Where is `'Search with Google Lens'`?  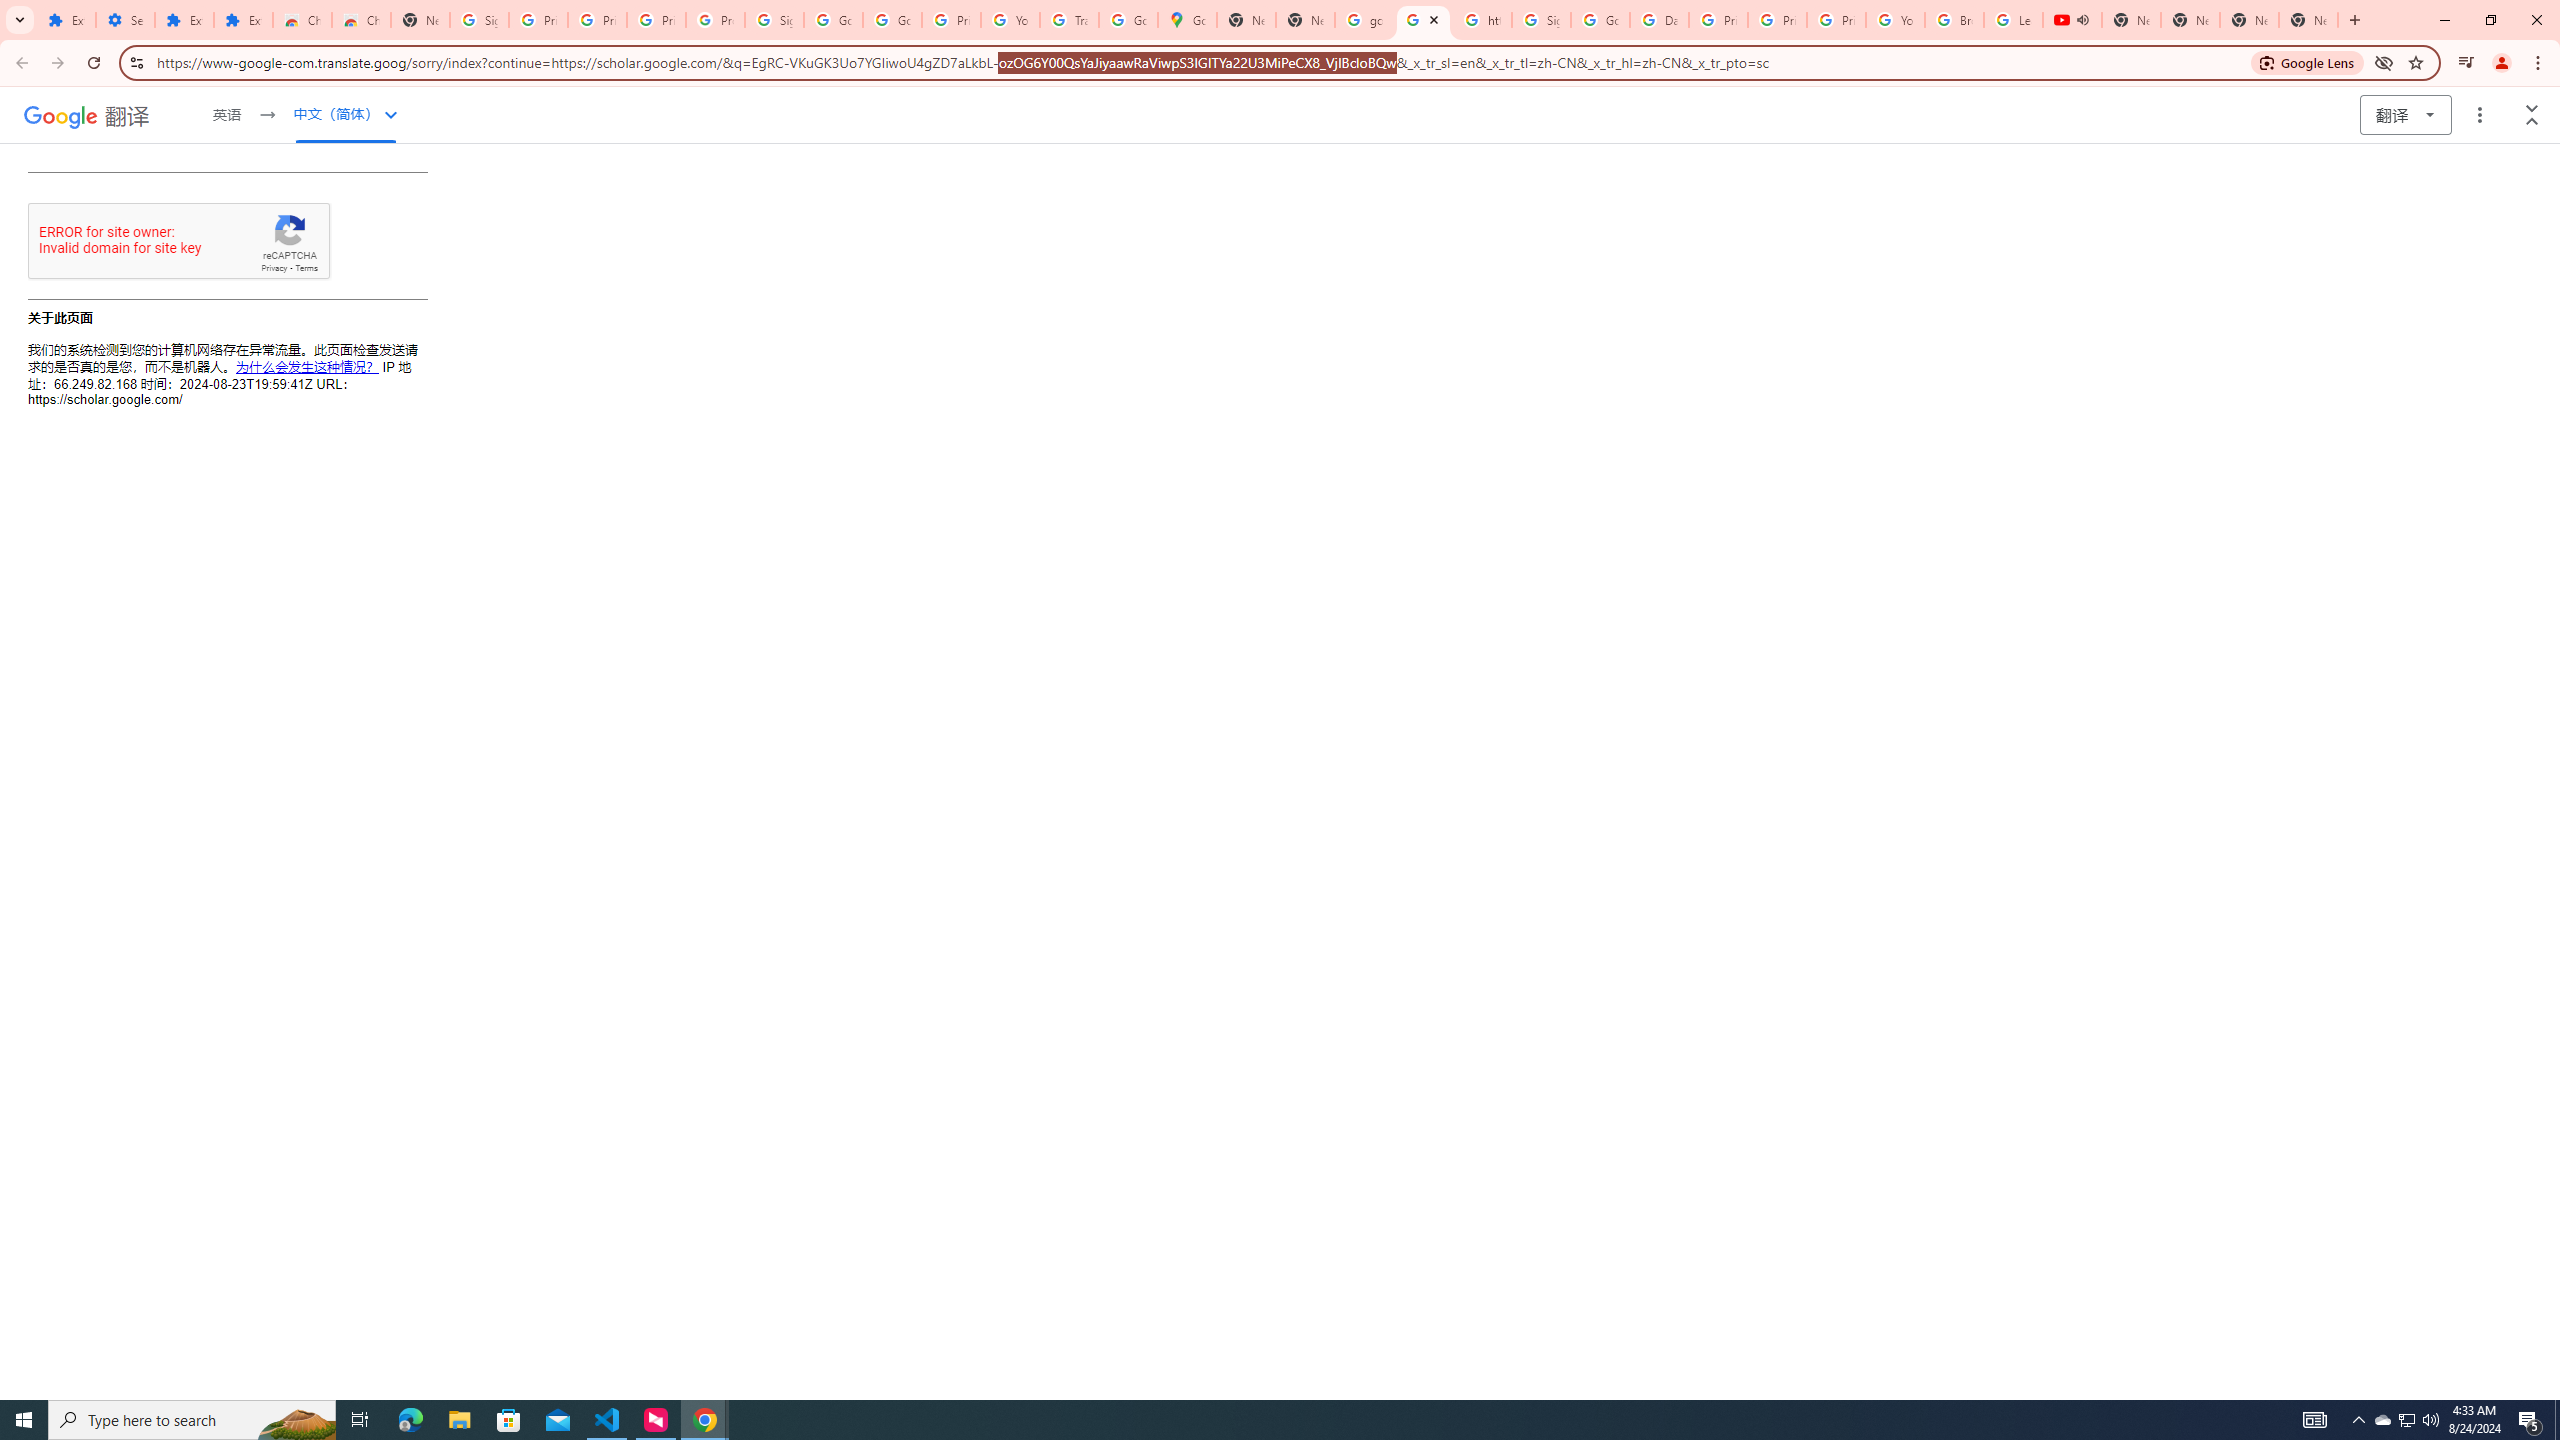
'Search with Google Lens' is located at coordinates (2306, 61).